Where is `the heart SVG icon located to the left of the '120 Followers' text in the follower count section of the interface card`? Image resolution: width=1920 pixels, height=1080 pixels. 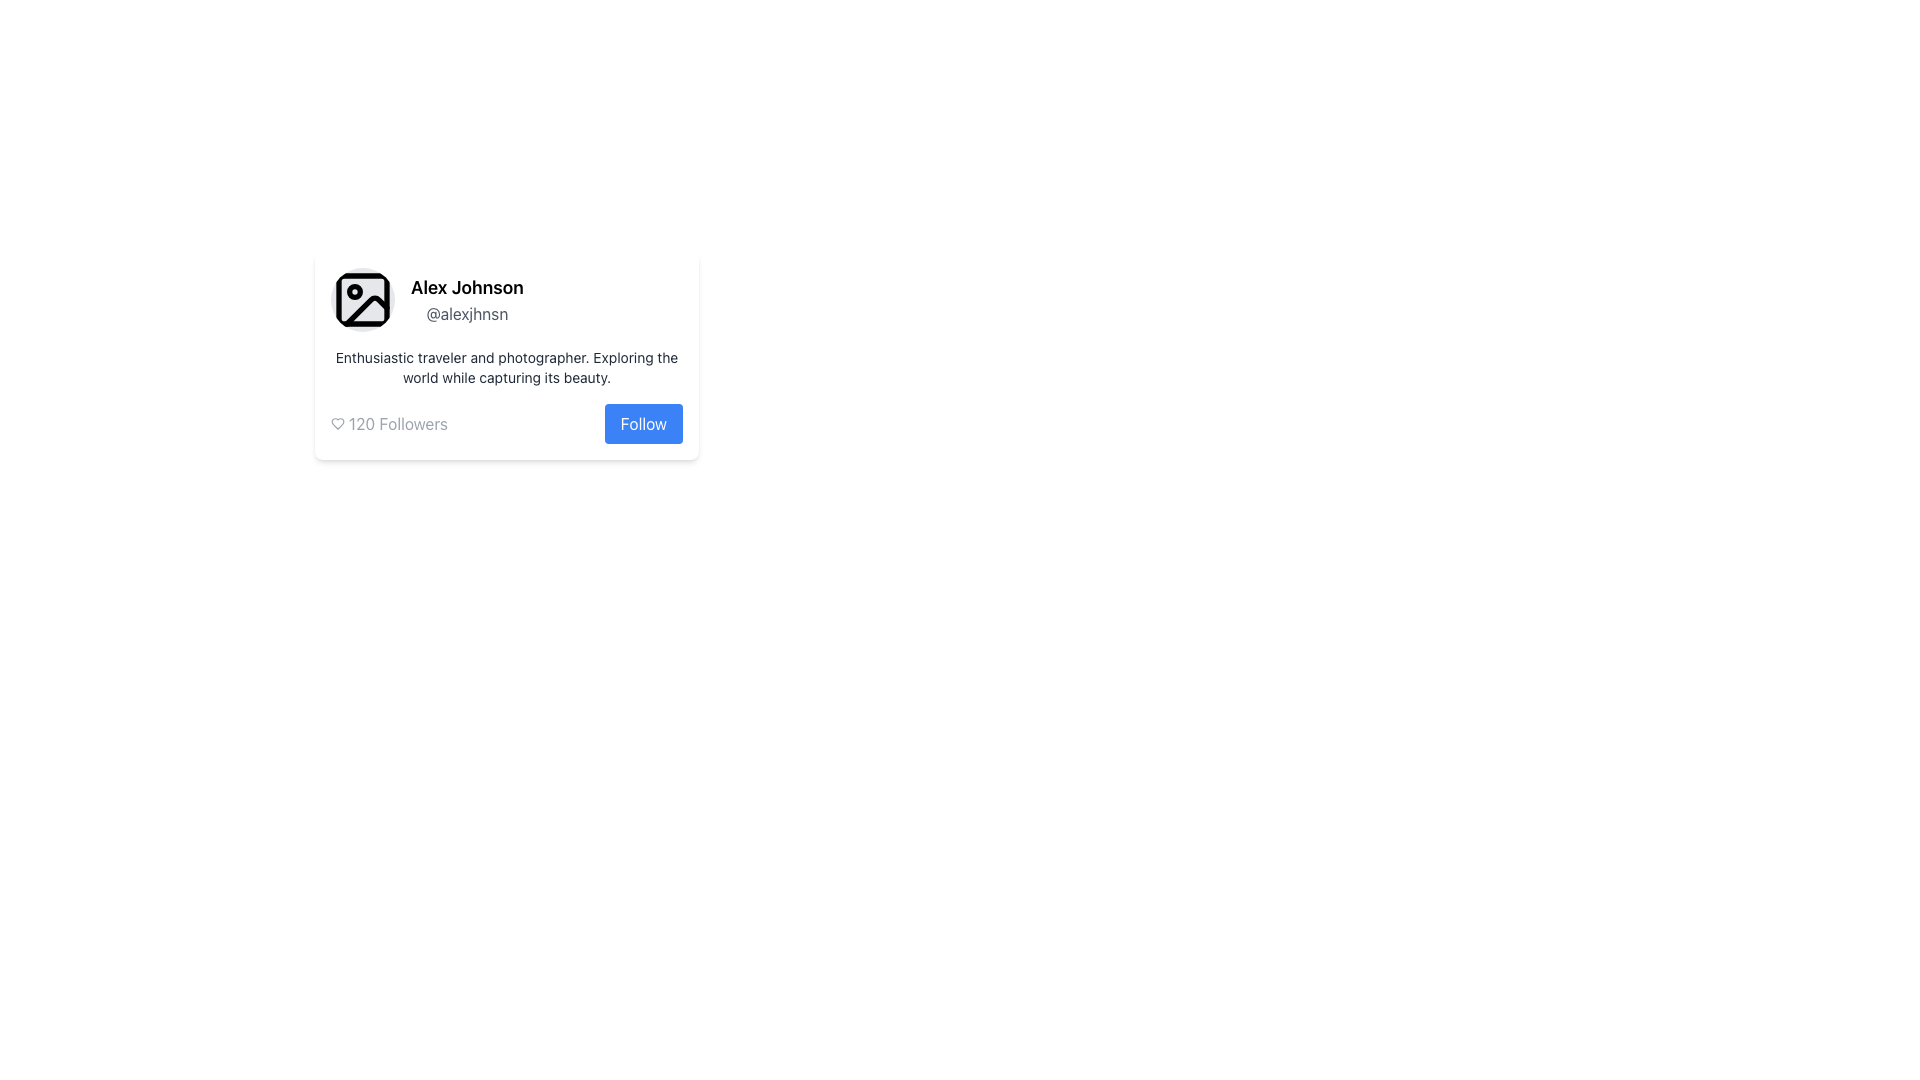 the heart SVG icon located to the left of the '120 Followers' text in the follower count section of the interface card is located at coordinates (337, 423).